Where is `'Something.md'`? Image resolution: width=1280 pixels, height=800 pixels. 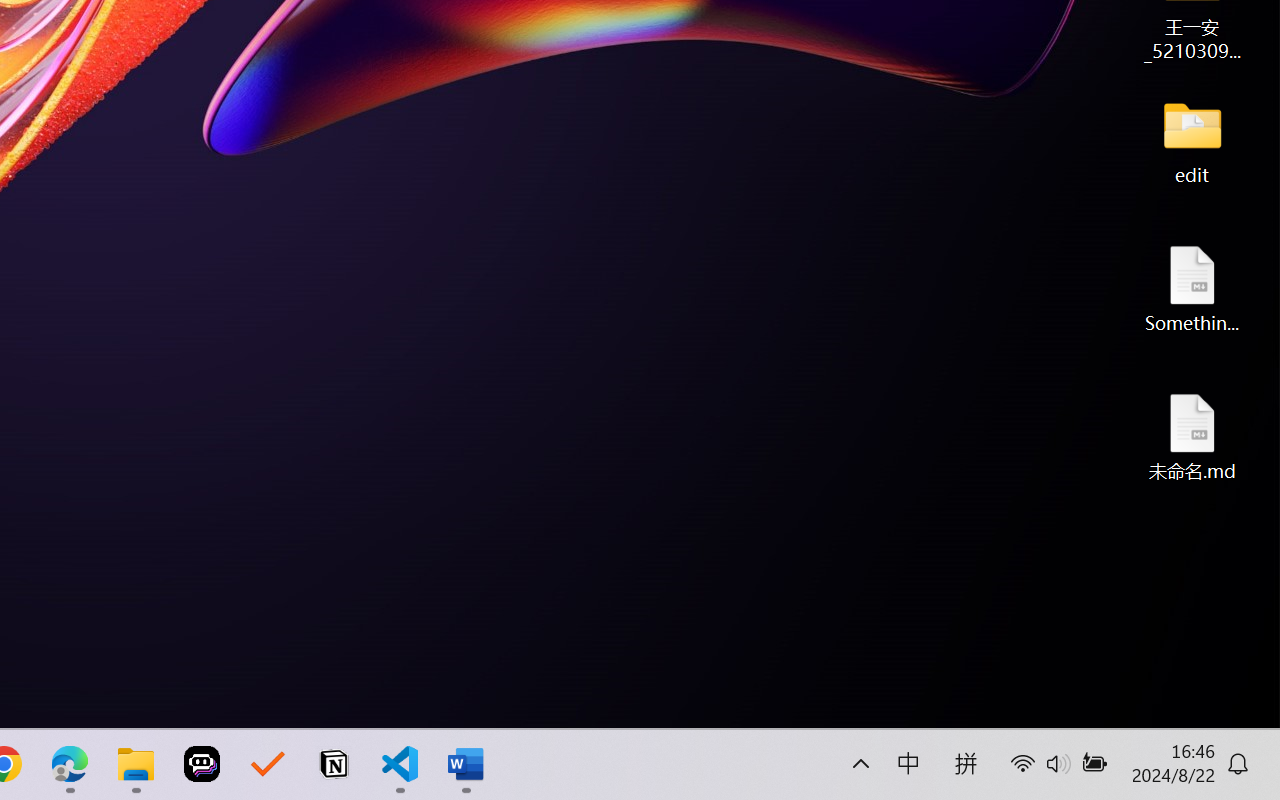 'Something.md' is located at coordinates (1192, 288).